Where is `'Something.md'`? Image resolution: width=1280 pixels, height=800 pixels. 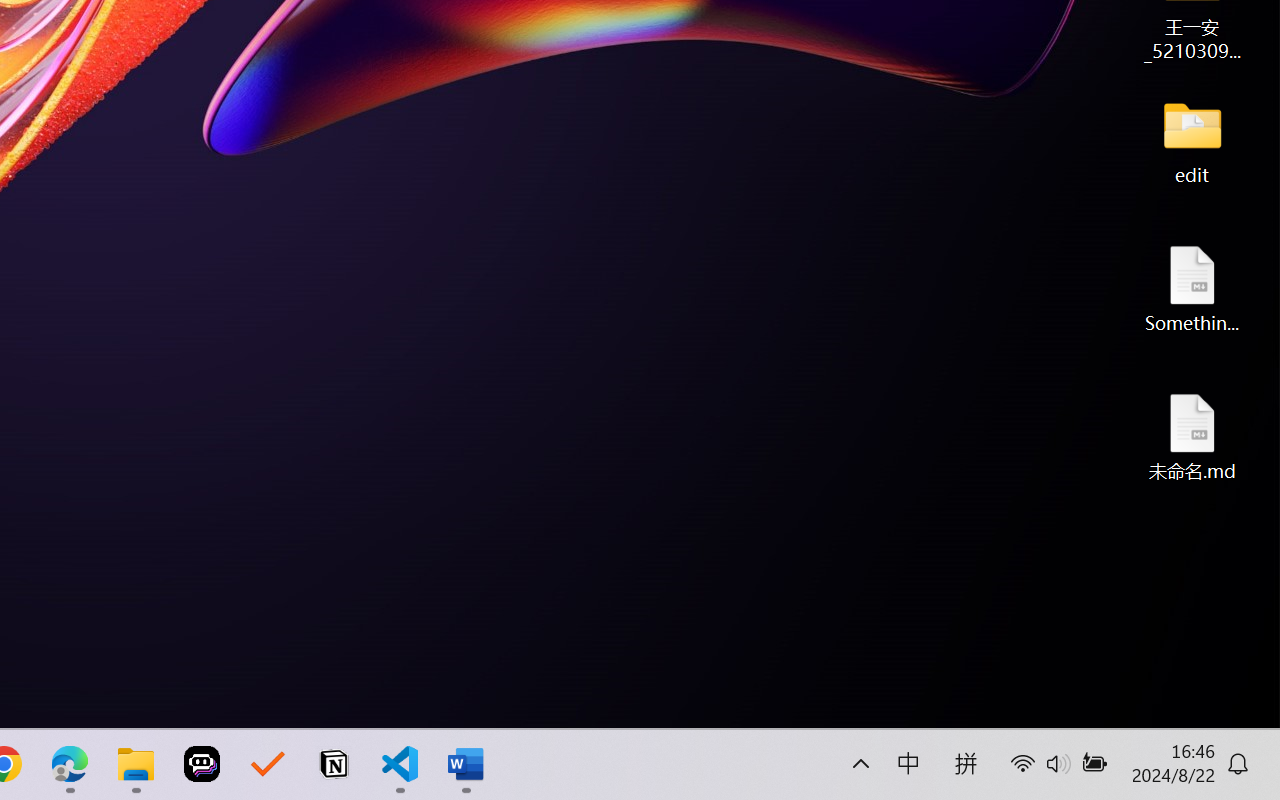 'Something.md' is located at coordinates (1192, 288).